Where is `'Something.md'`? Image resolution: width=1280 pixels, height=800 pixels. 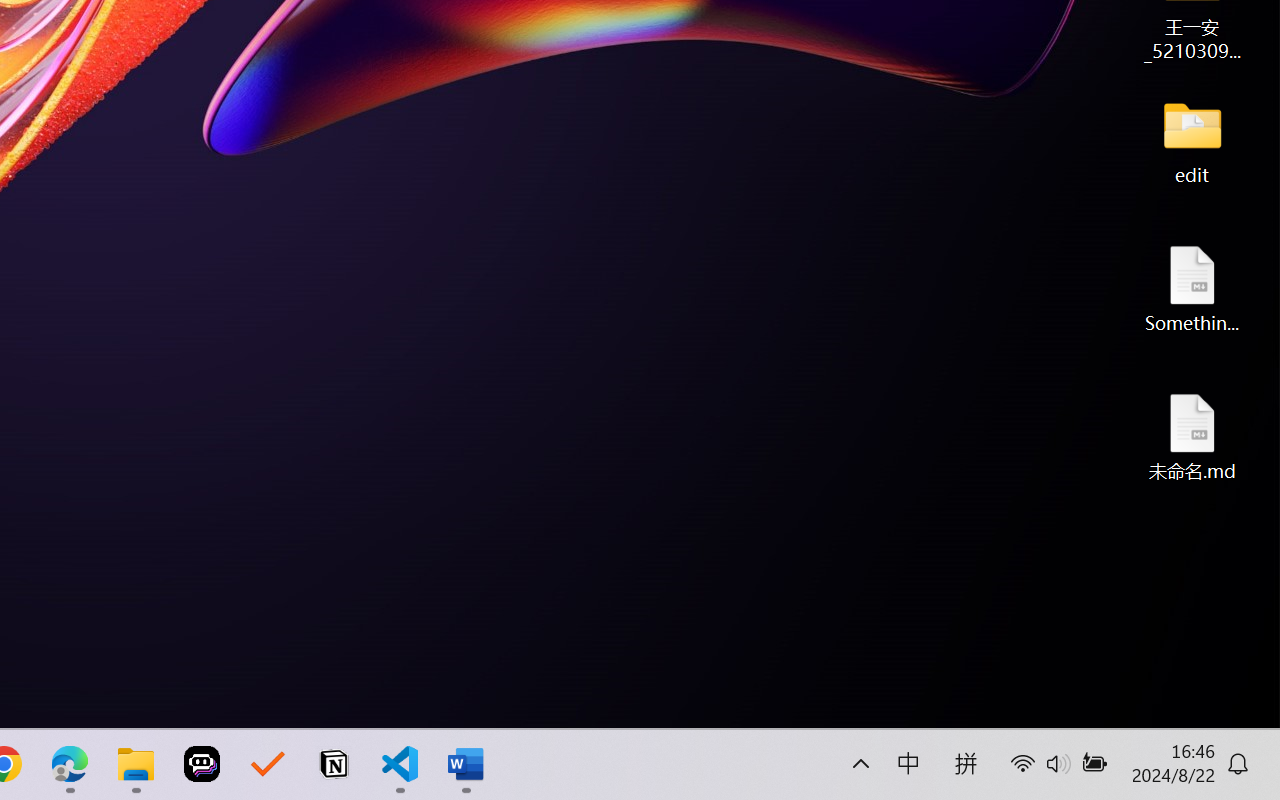 'Something.md' is located at coordinates (1192, 288).